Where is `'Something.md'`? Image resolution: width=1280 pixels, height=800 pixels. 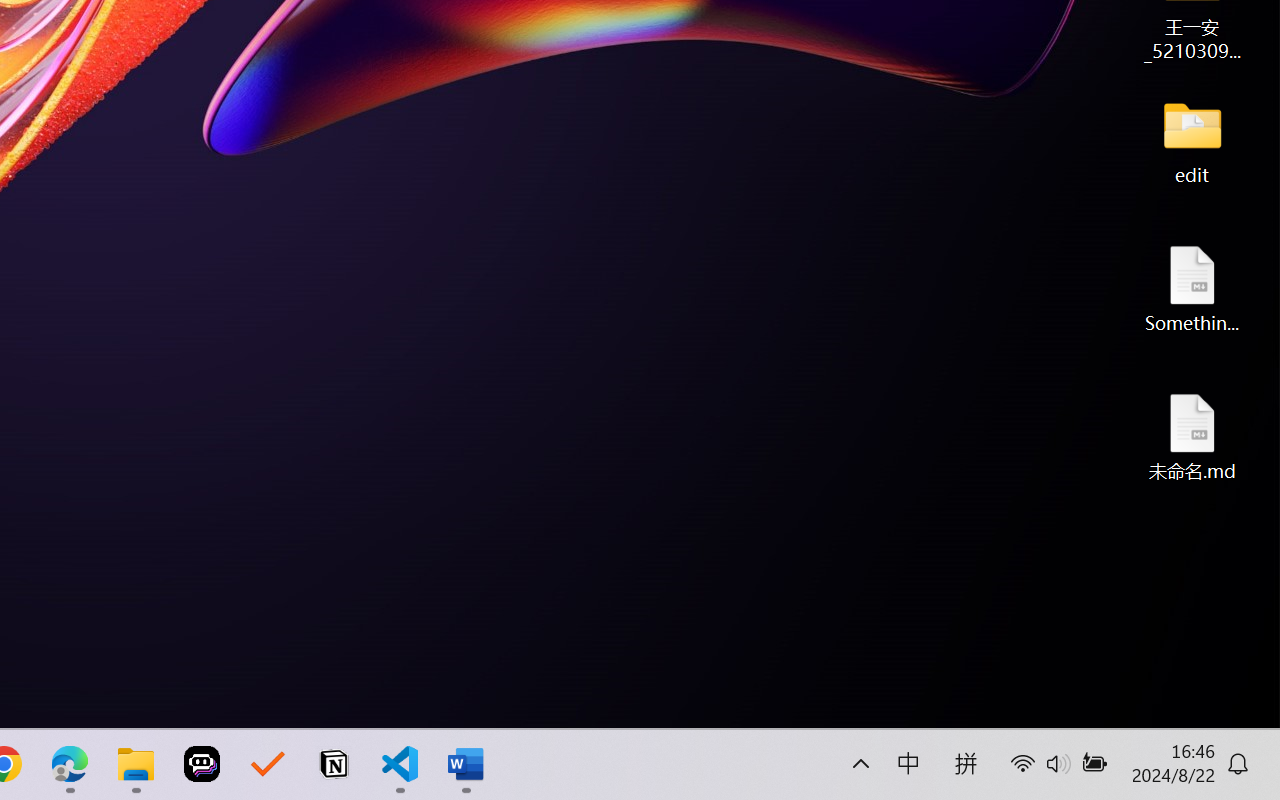 'Something.md' is located at coordinates (1192, 288).